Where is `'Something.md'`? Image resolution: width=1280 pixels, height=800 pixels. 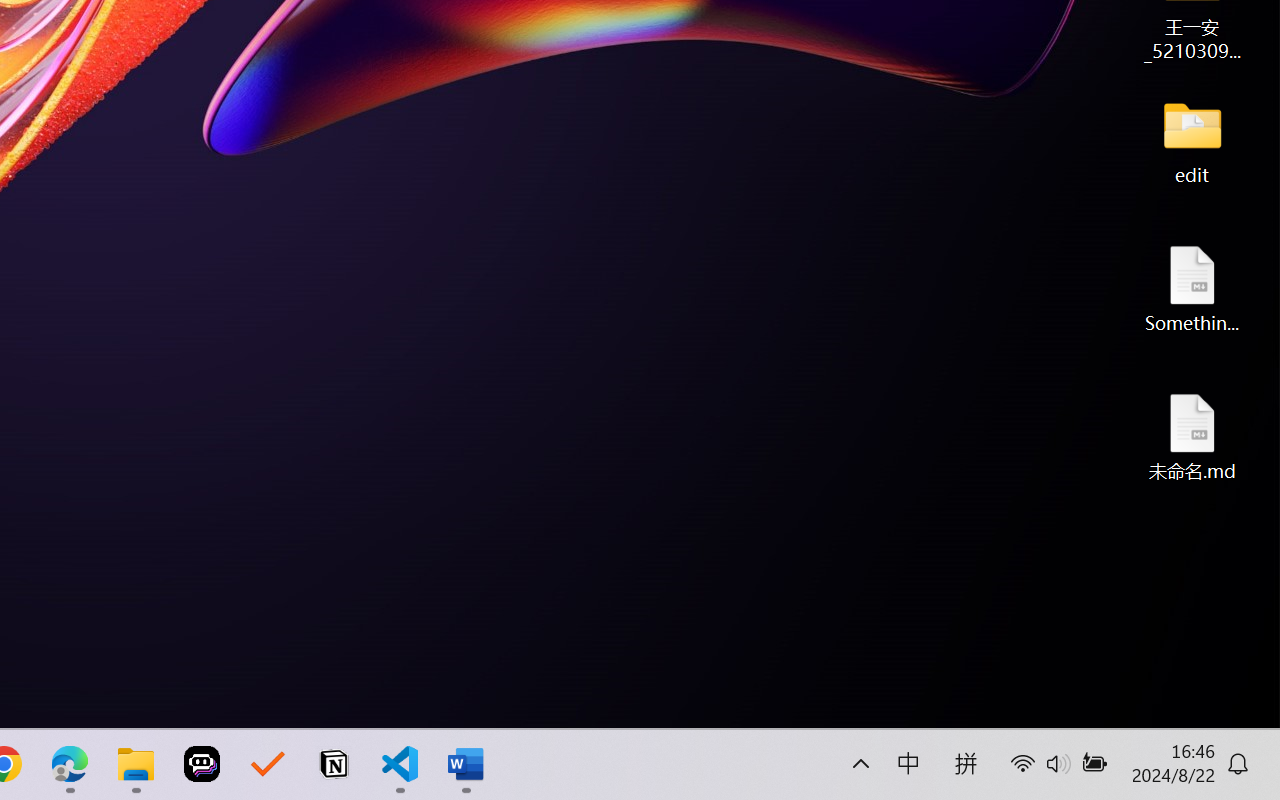 'Something.md' is located at coordinates (1192, 288).